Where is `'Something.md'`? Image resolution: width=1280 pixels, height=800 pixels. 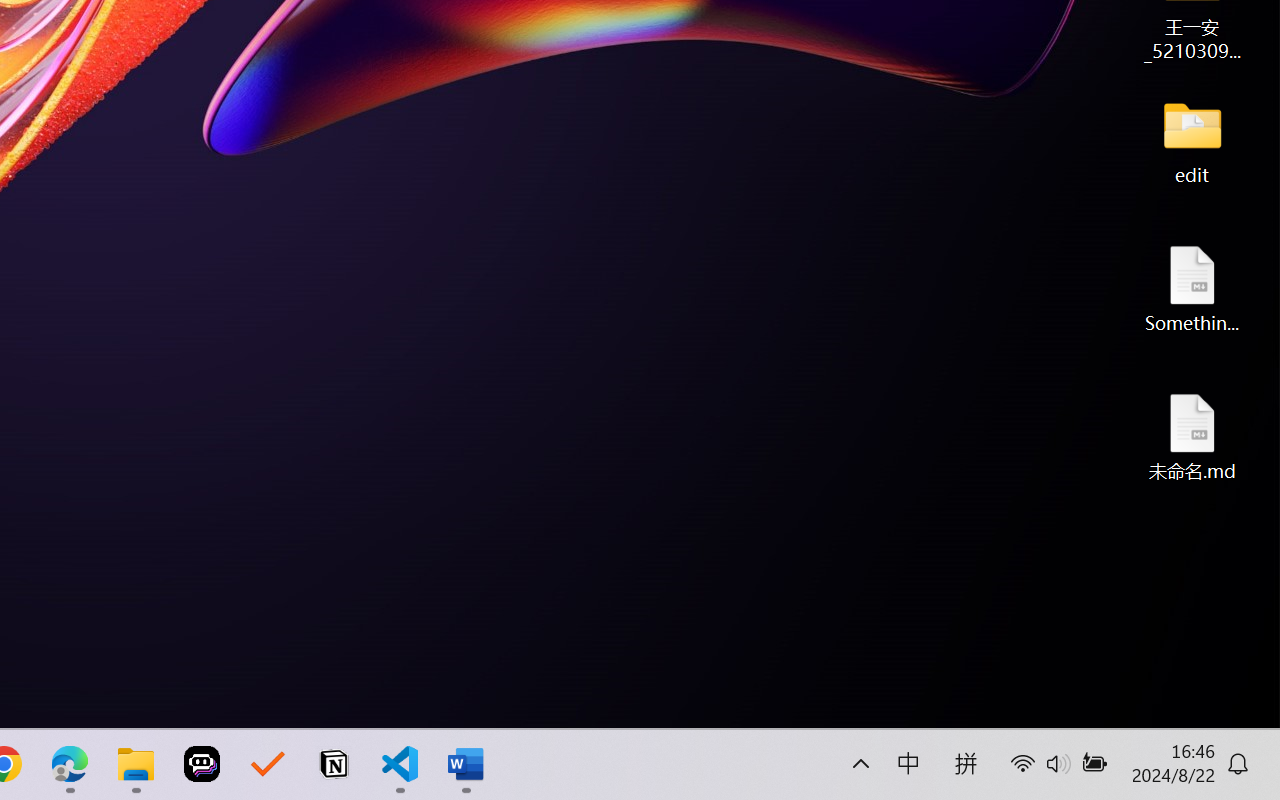 'Something.md' is located at coordinates (1192, 288).